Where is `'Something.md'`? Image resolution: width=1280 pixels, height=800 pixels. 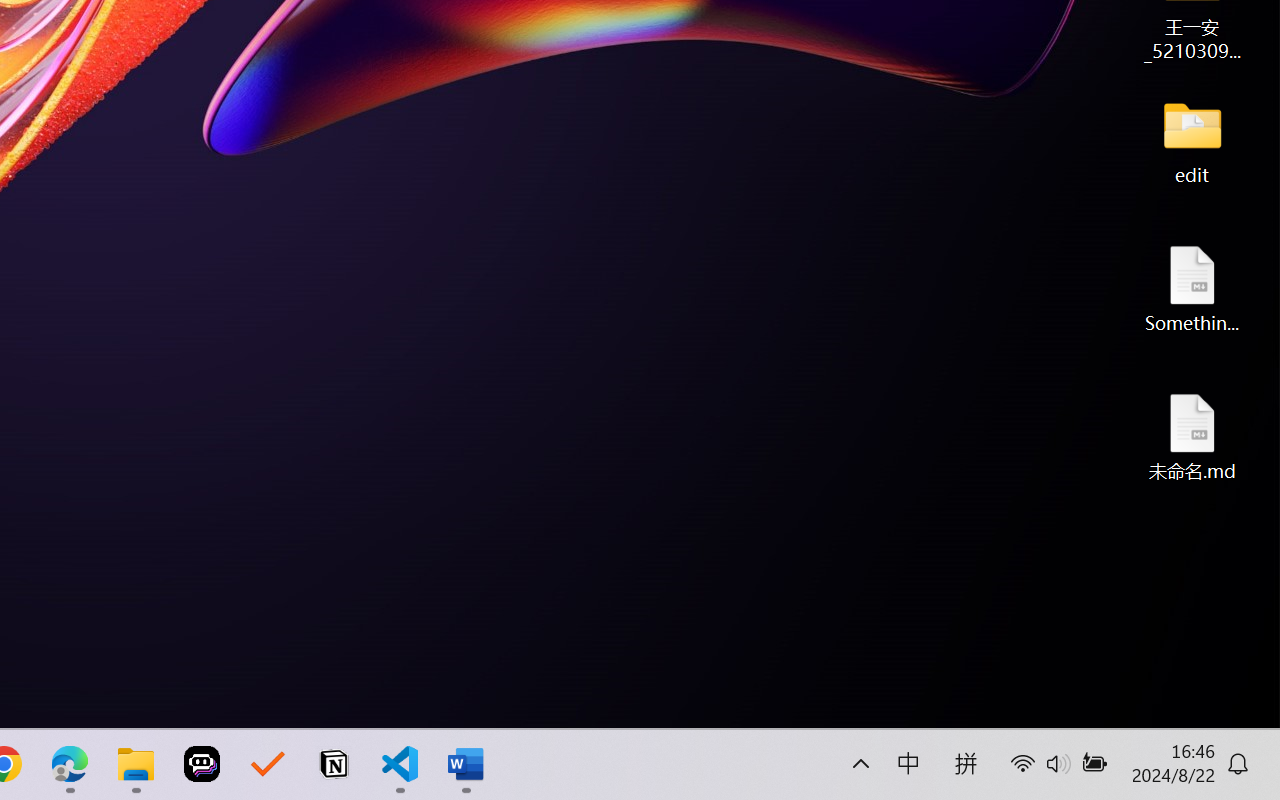 'Something.md' is located at coordinates (1192, 288).